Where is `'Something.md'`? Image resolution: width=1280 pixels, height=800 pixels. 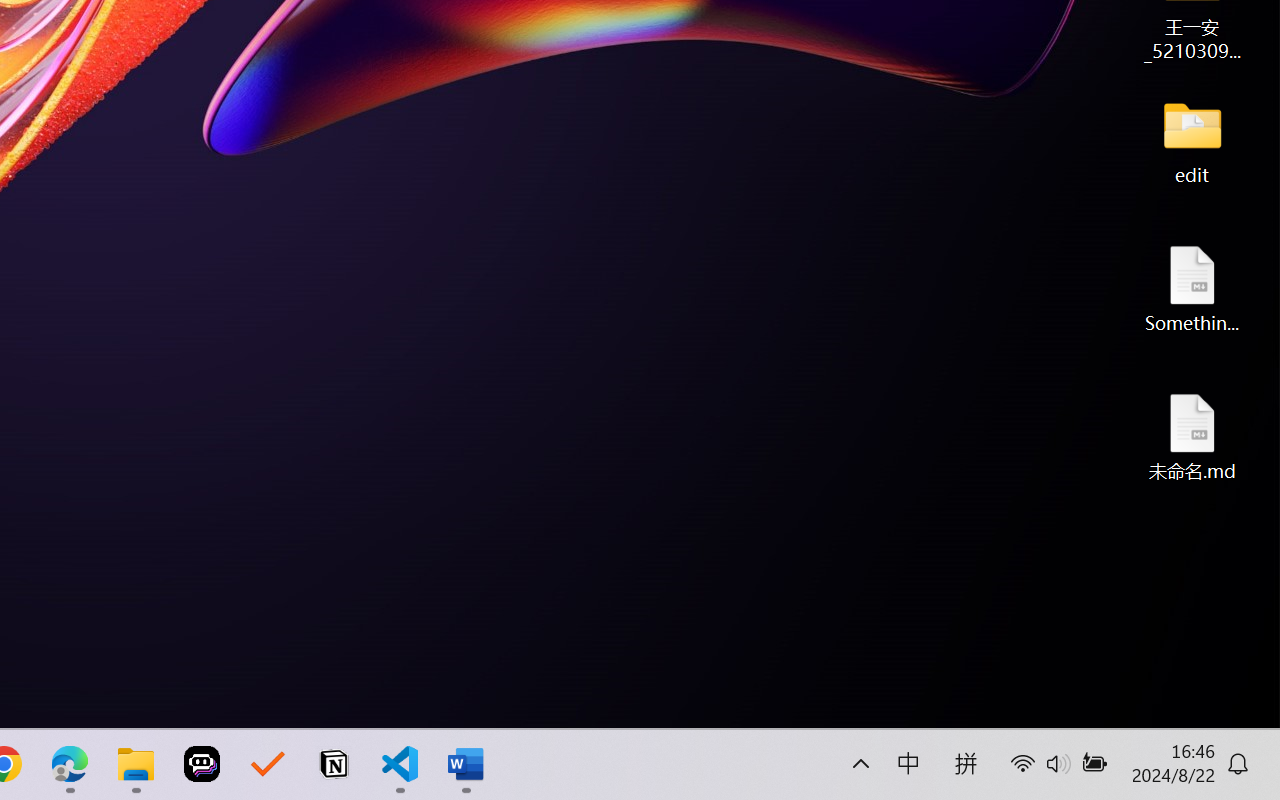 'Something.md' is located at coordinates (1192, 288).